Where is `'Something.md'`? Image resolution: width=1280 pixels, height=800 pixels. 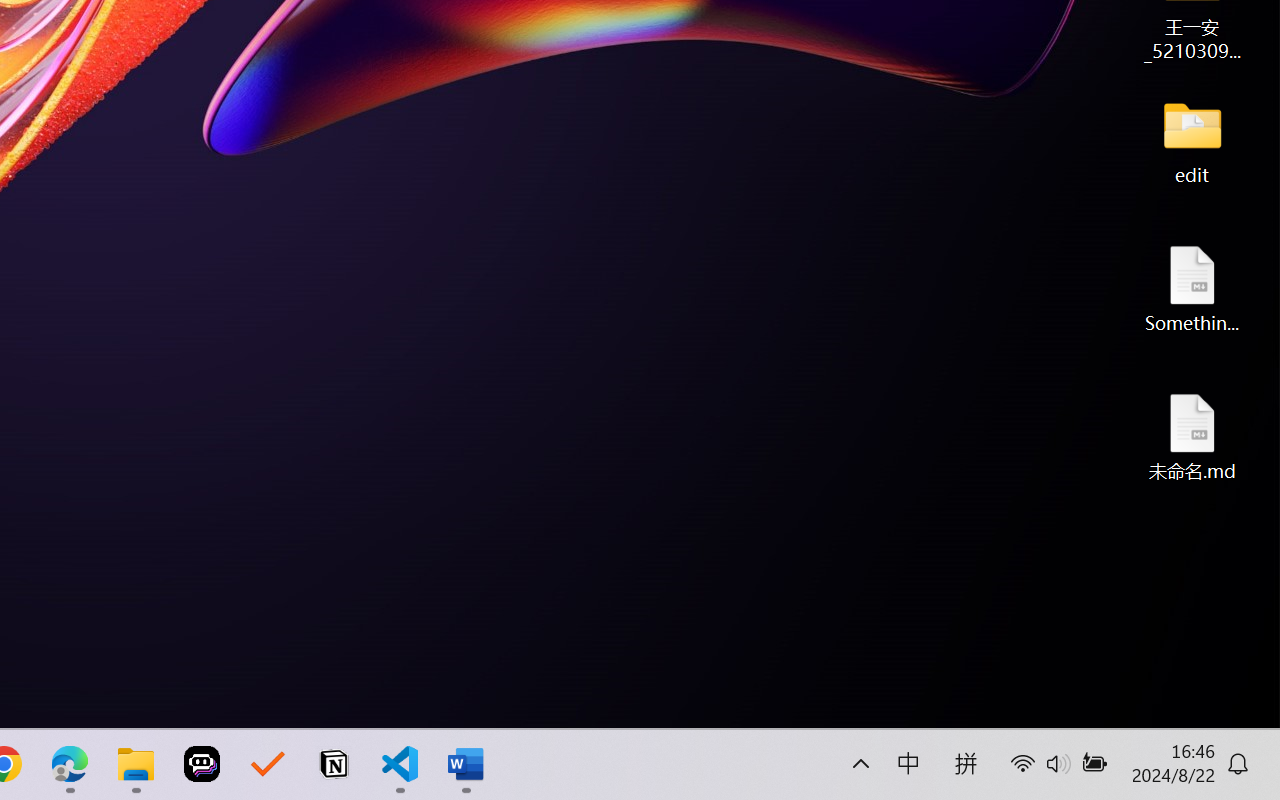 'Something.md' is located at coordinates (1192, 288).